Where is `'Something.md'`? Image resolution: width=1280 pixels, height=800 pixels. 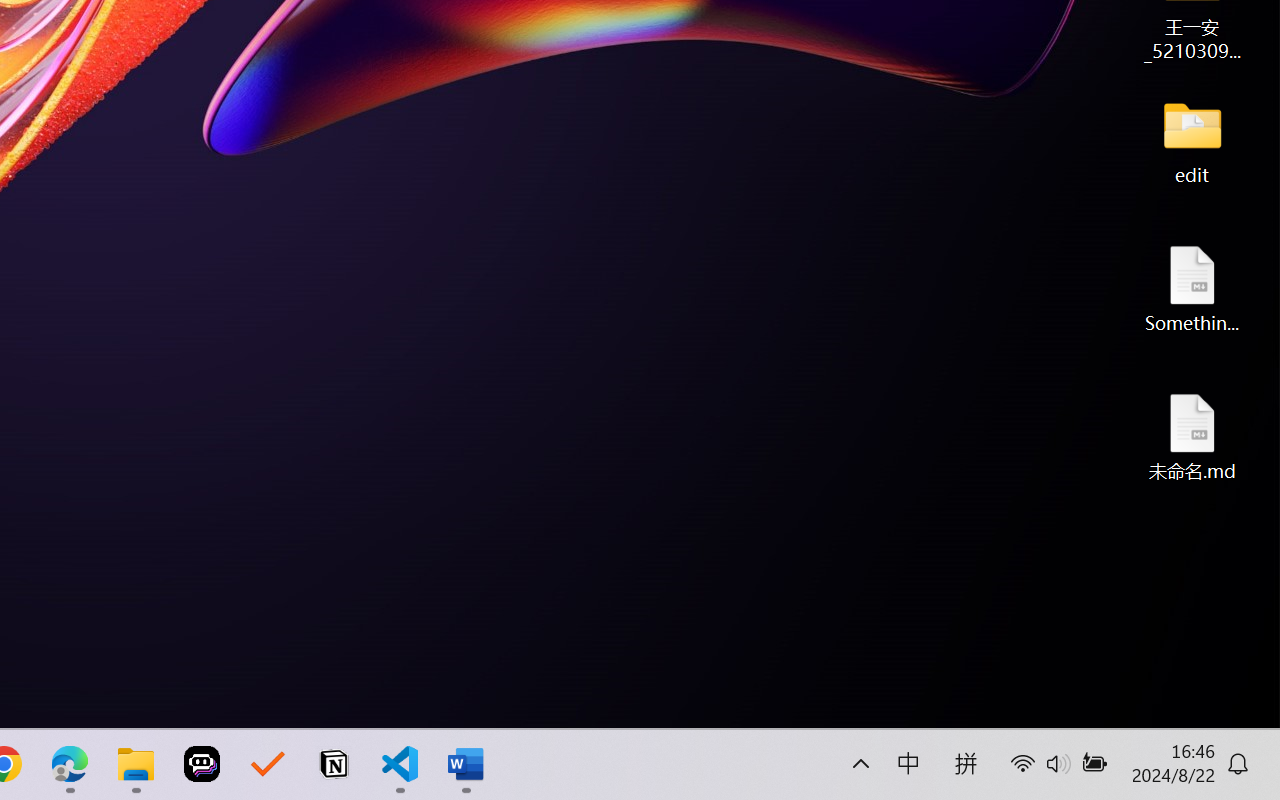 'Something.md' is located at coordinates (1192, 288).